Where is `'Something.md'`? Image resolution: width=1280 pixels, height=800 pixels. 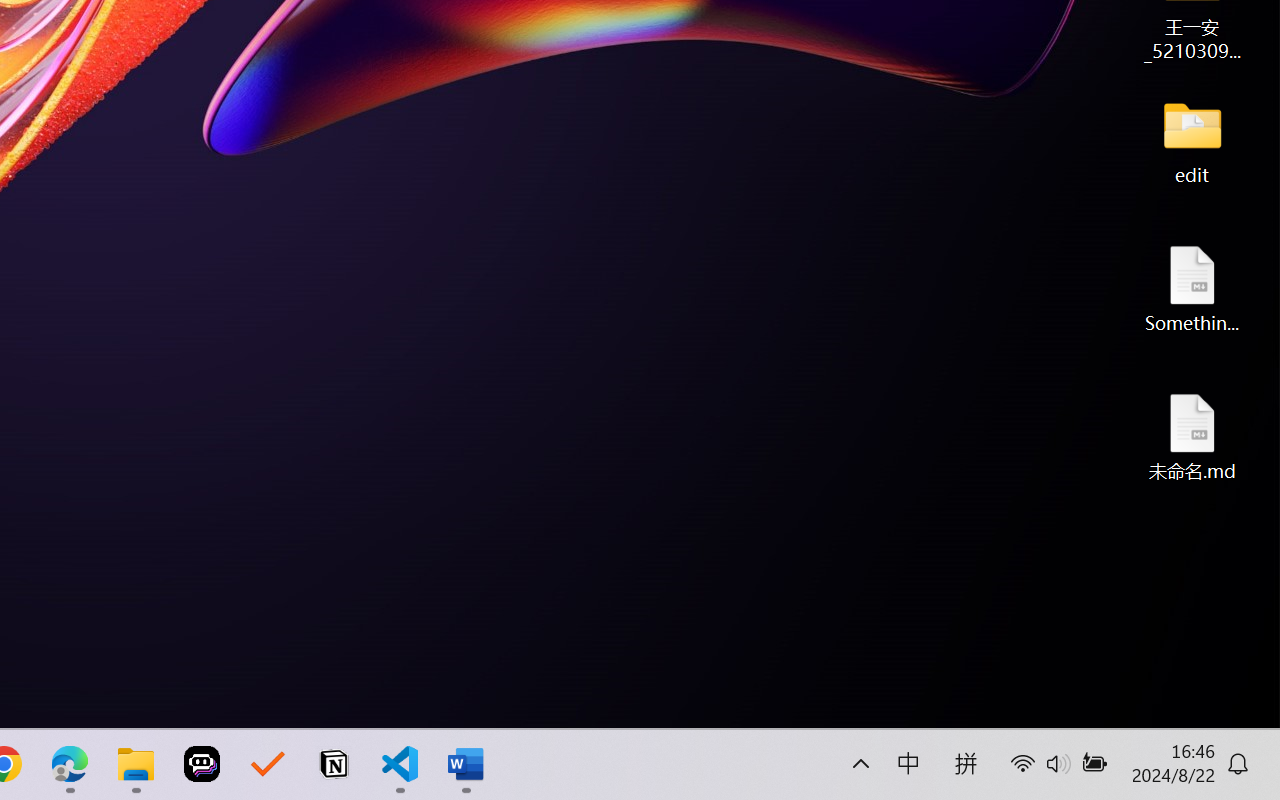 'Something.md' is located at coordinates (1192, 288).